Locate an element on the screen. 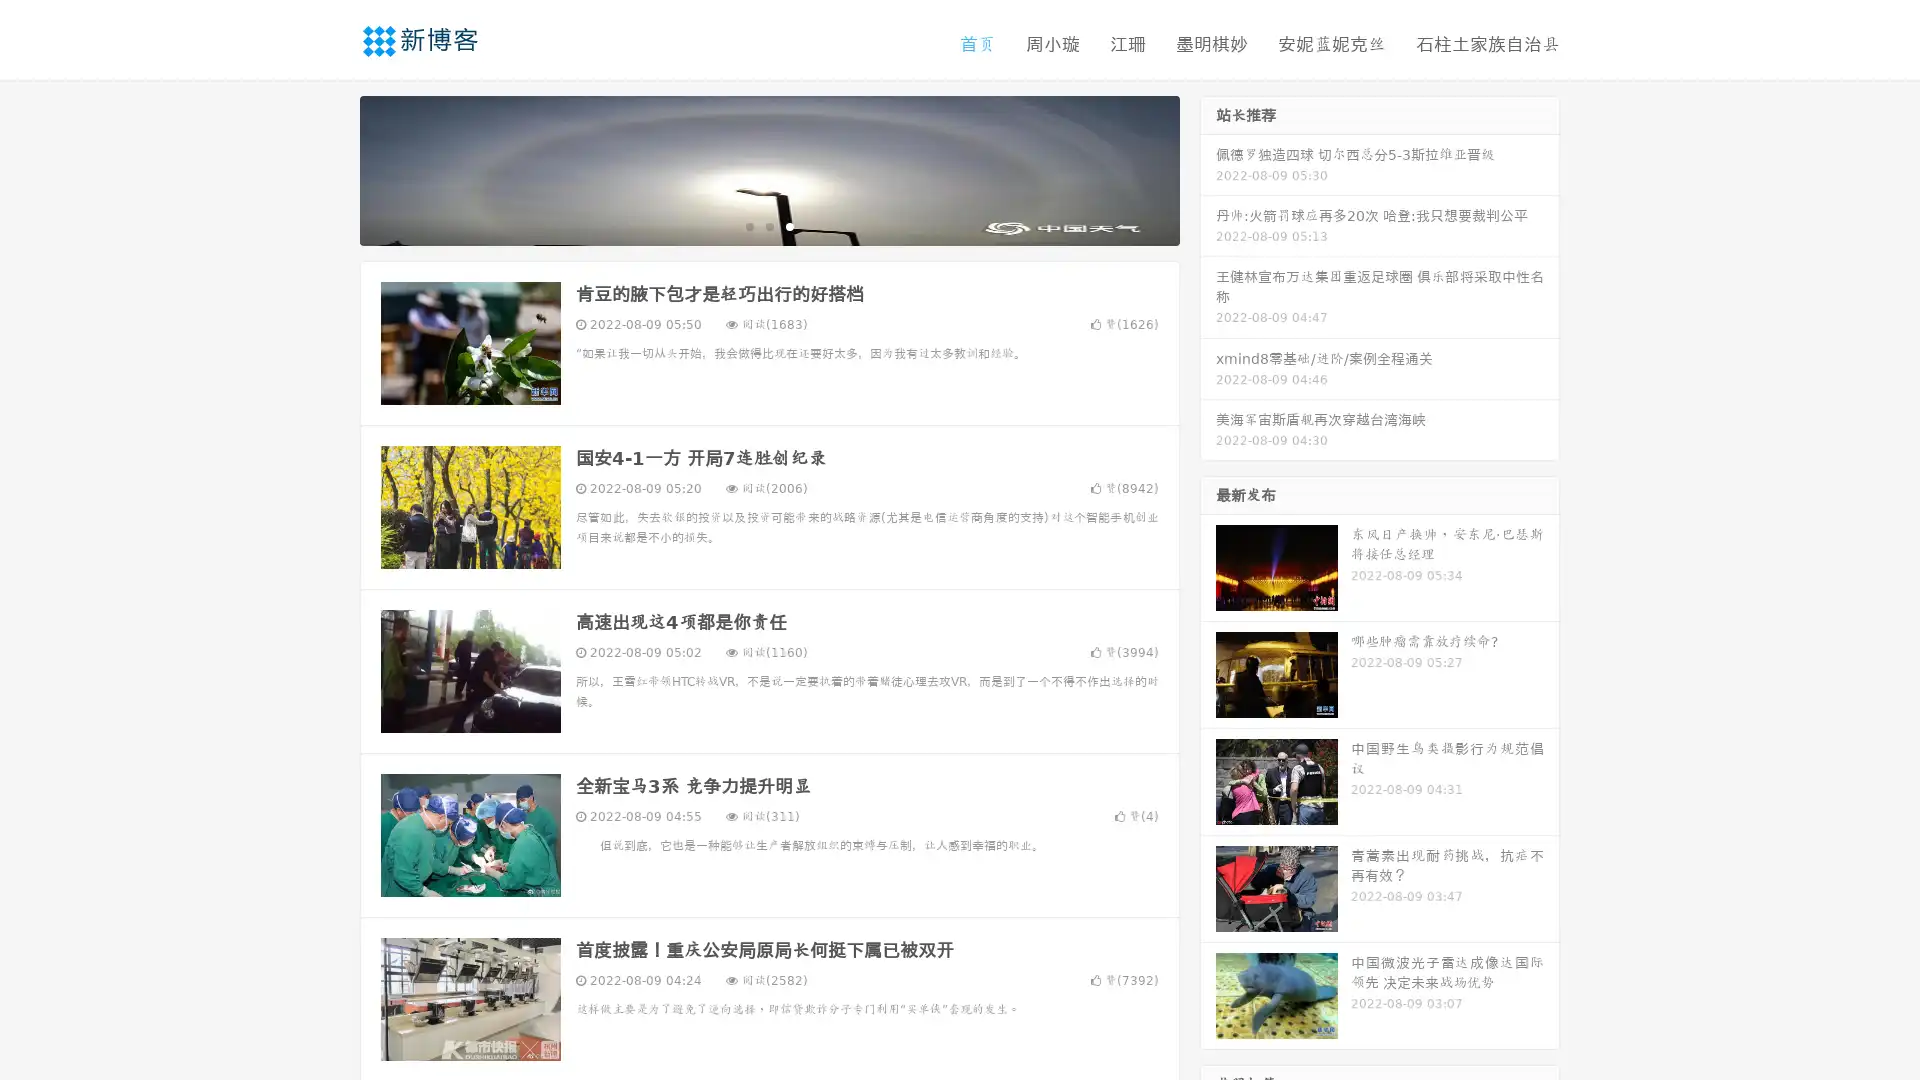  Go to slide 1 is located at coordinates (748, 225).